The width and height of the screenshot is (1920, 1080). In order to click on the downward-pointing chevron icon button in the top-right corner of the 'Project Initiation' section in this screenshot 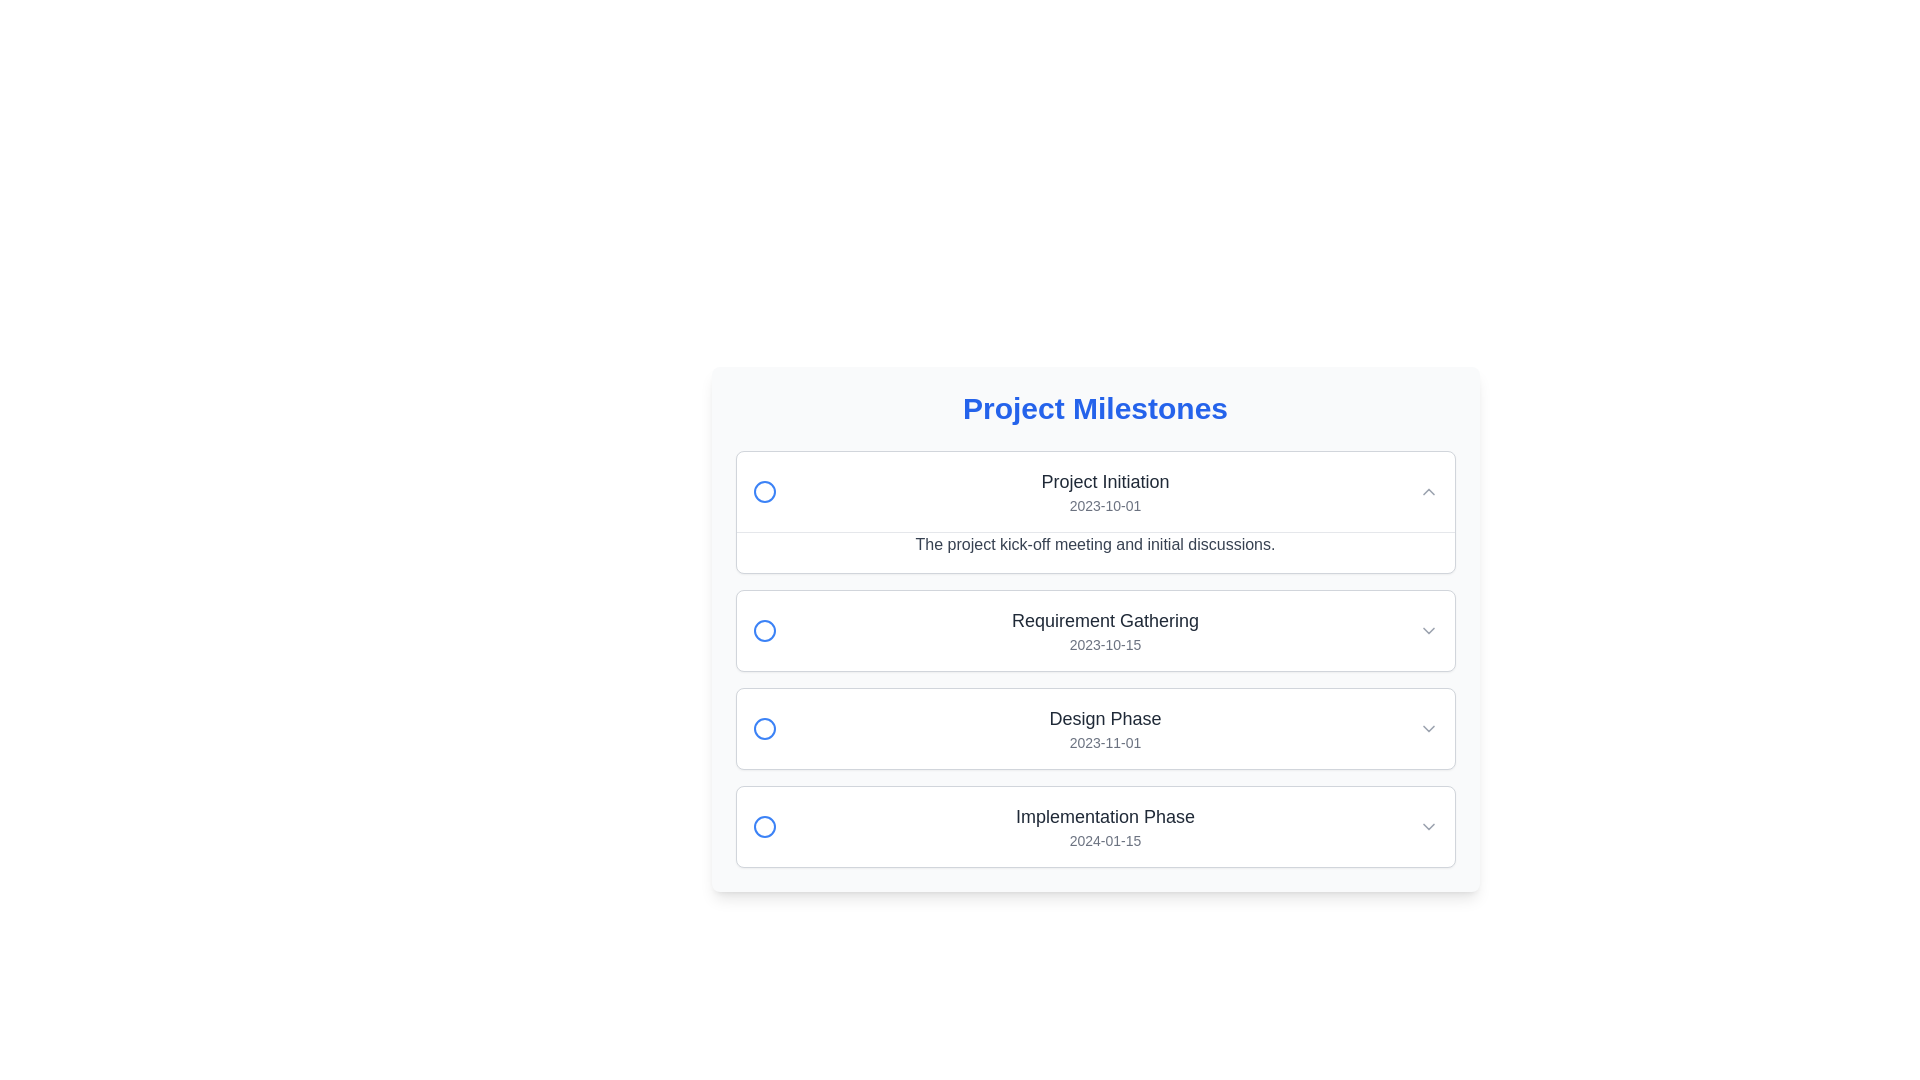, I will do `click(1427, 492)`.